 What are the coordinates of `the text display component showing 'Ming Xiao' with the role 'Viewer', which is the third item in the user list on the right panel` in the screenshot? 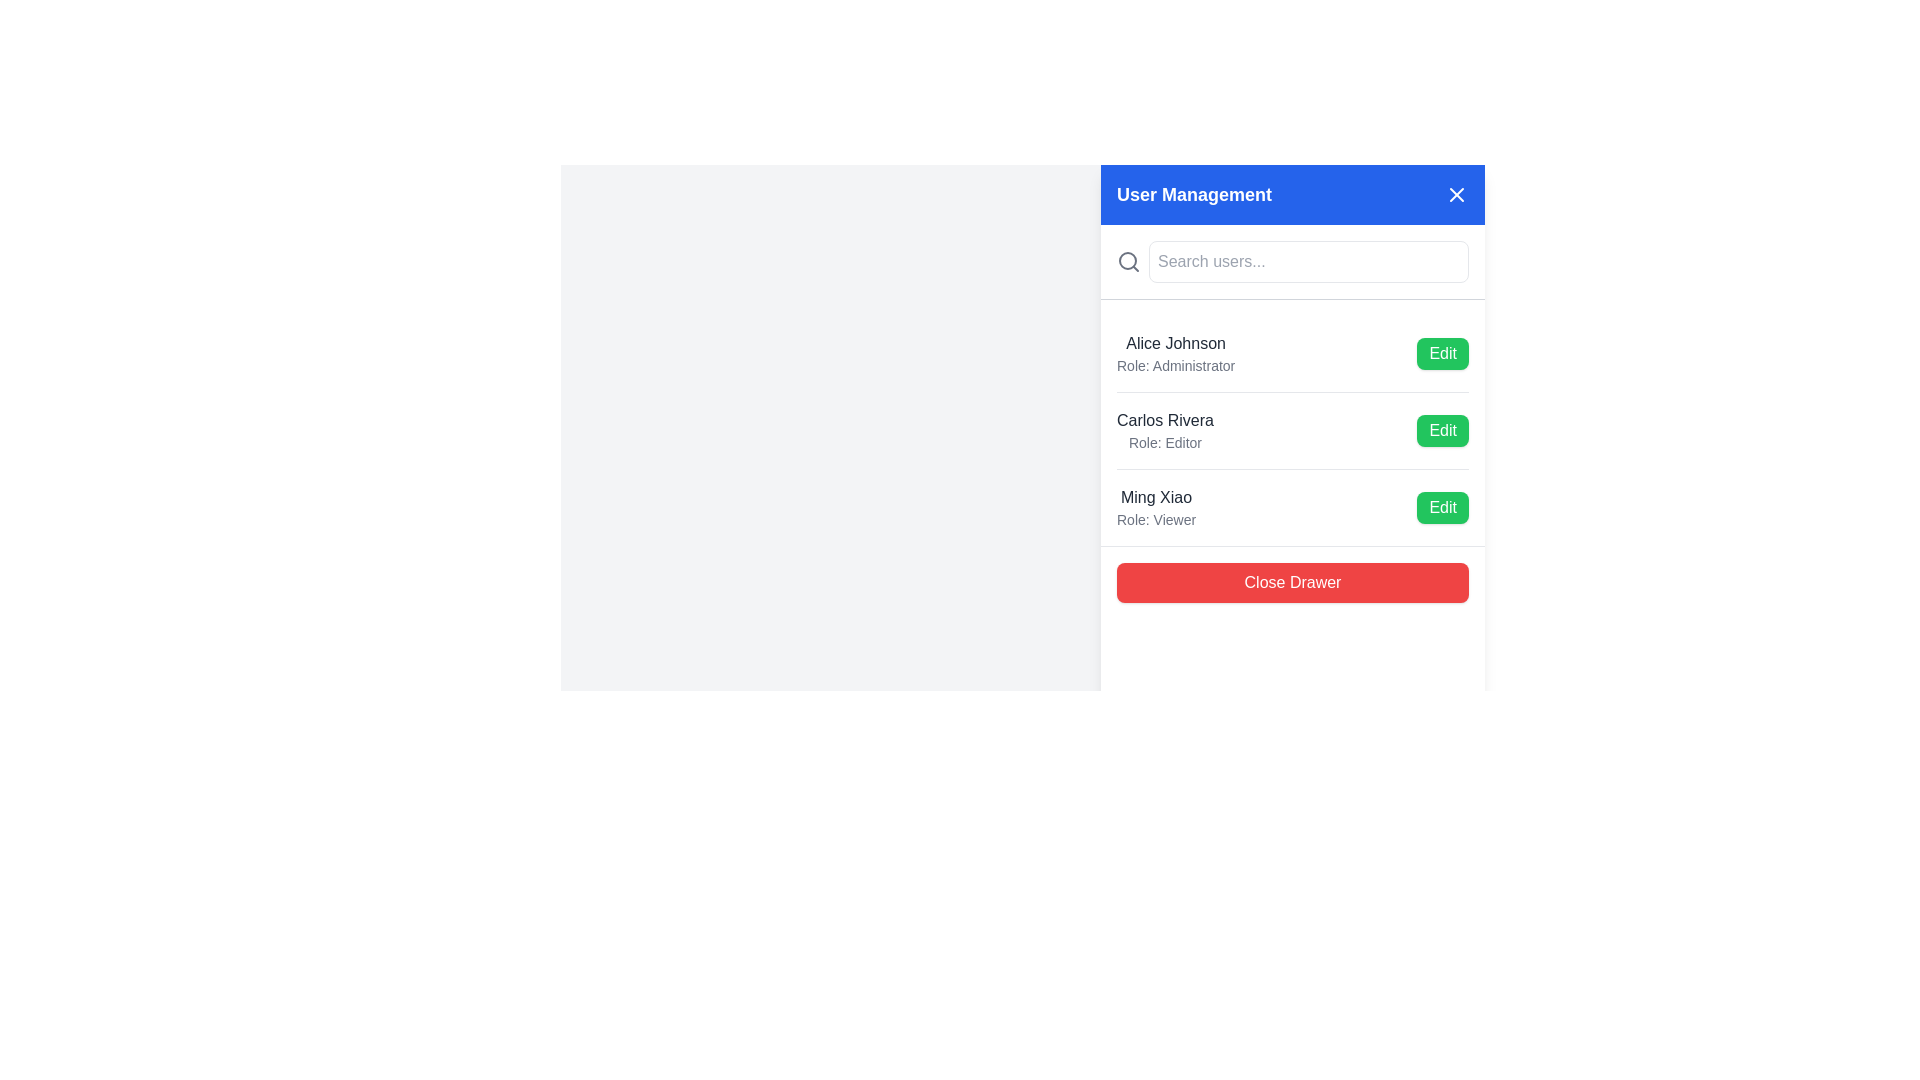 It's located at (1156, 507).